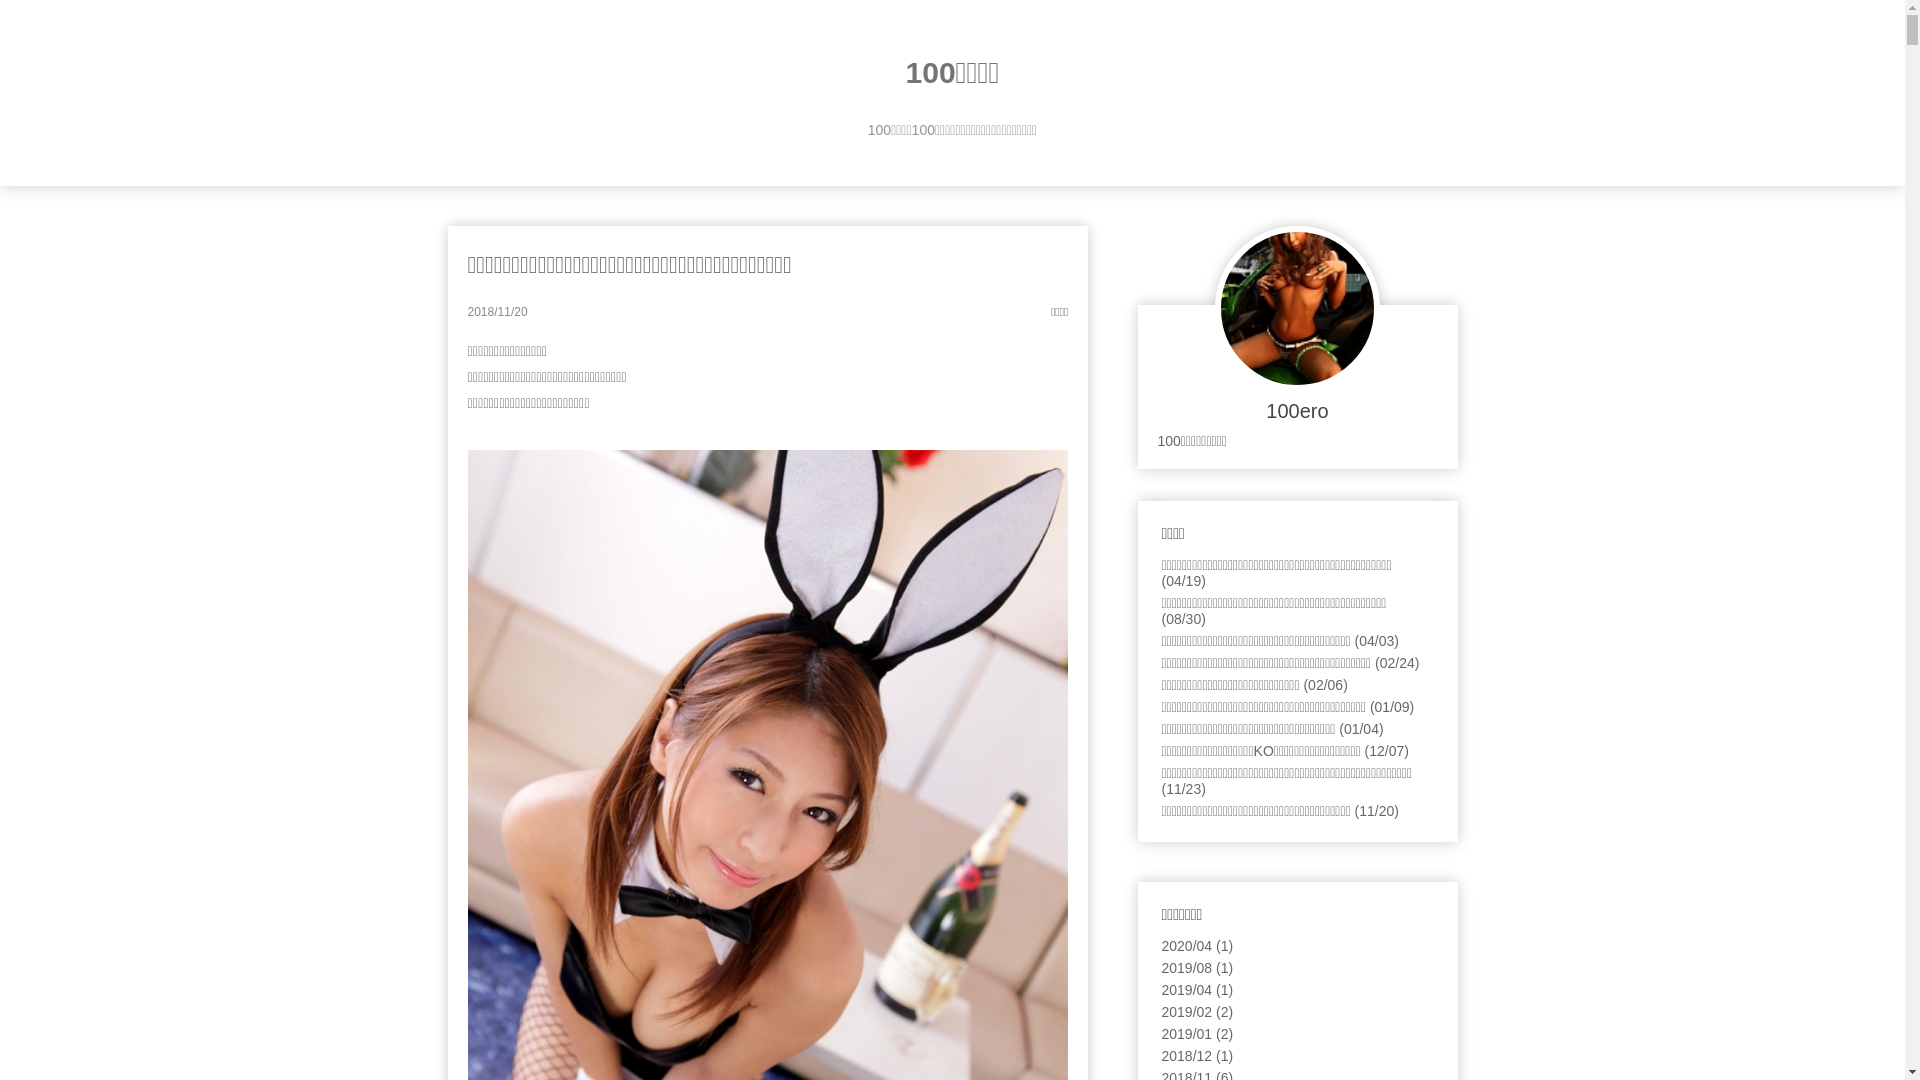 The image size is (1920, 1080). I want to click on '2019/02 (2)', so click(1198, 1011).